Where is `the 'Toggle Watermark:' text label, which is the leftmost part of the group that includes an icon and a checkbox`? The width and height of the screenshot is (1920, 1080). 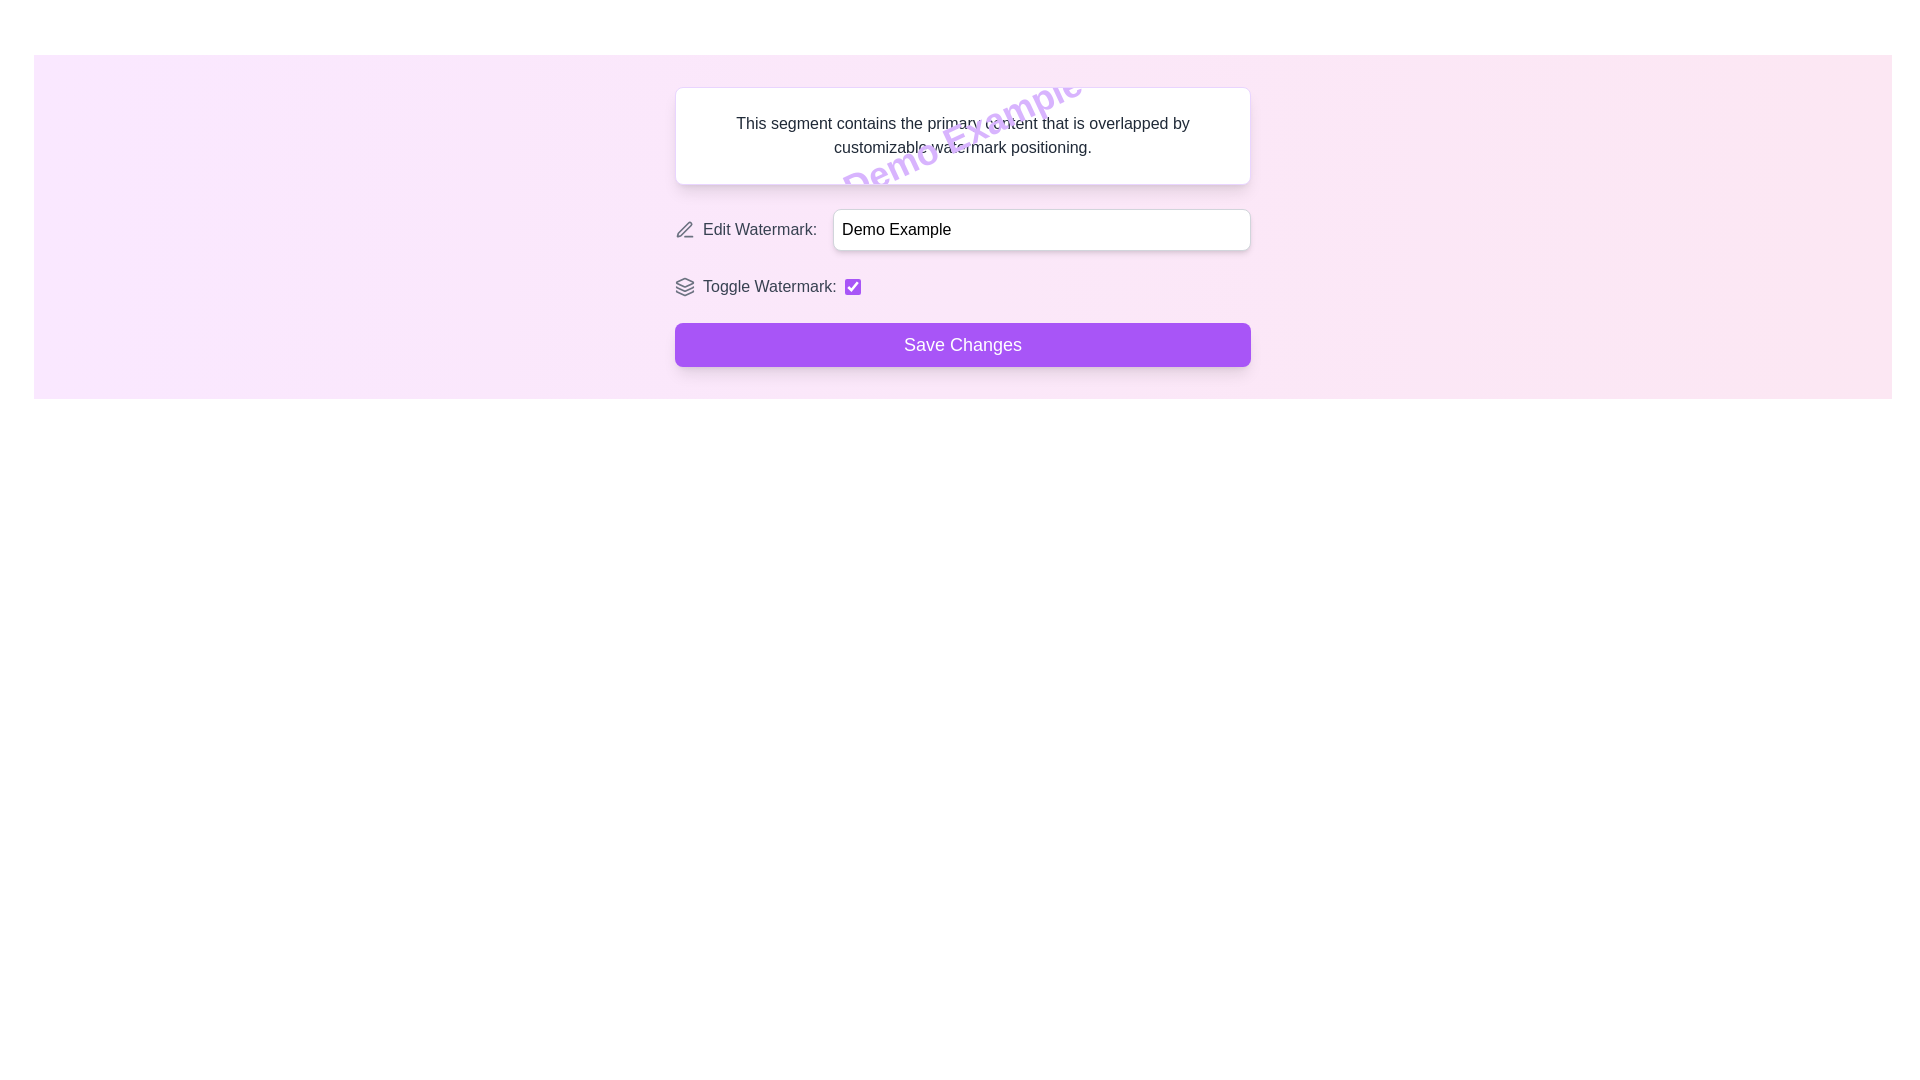
the 'Toggle Watermark:' text label, which is the leftmost part of the group that includes an icon and a checkbox is located at coordinates (754, 286).